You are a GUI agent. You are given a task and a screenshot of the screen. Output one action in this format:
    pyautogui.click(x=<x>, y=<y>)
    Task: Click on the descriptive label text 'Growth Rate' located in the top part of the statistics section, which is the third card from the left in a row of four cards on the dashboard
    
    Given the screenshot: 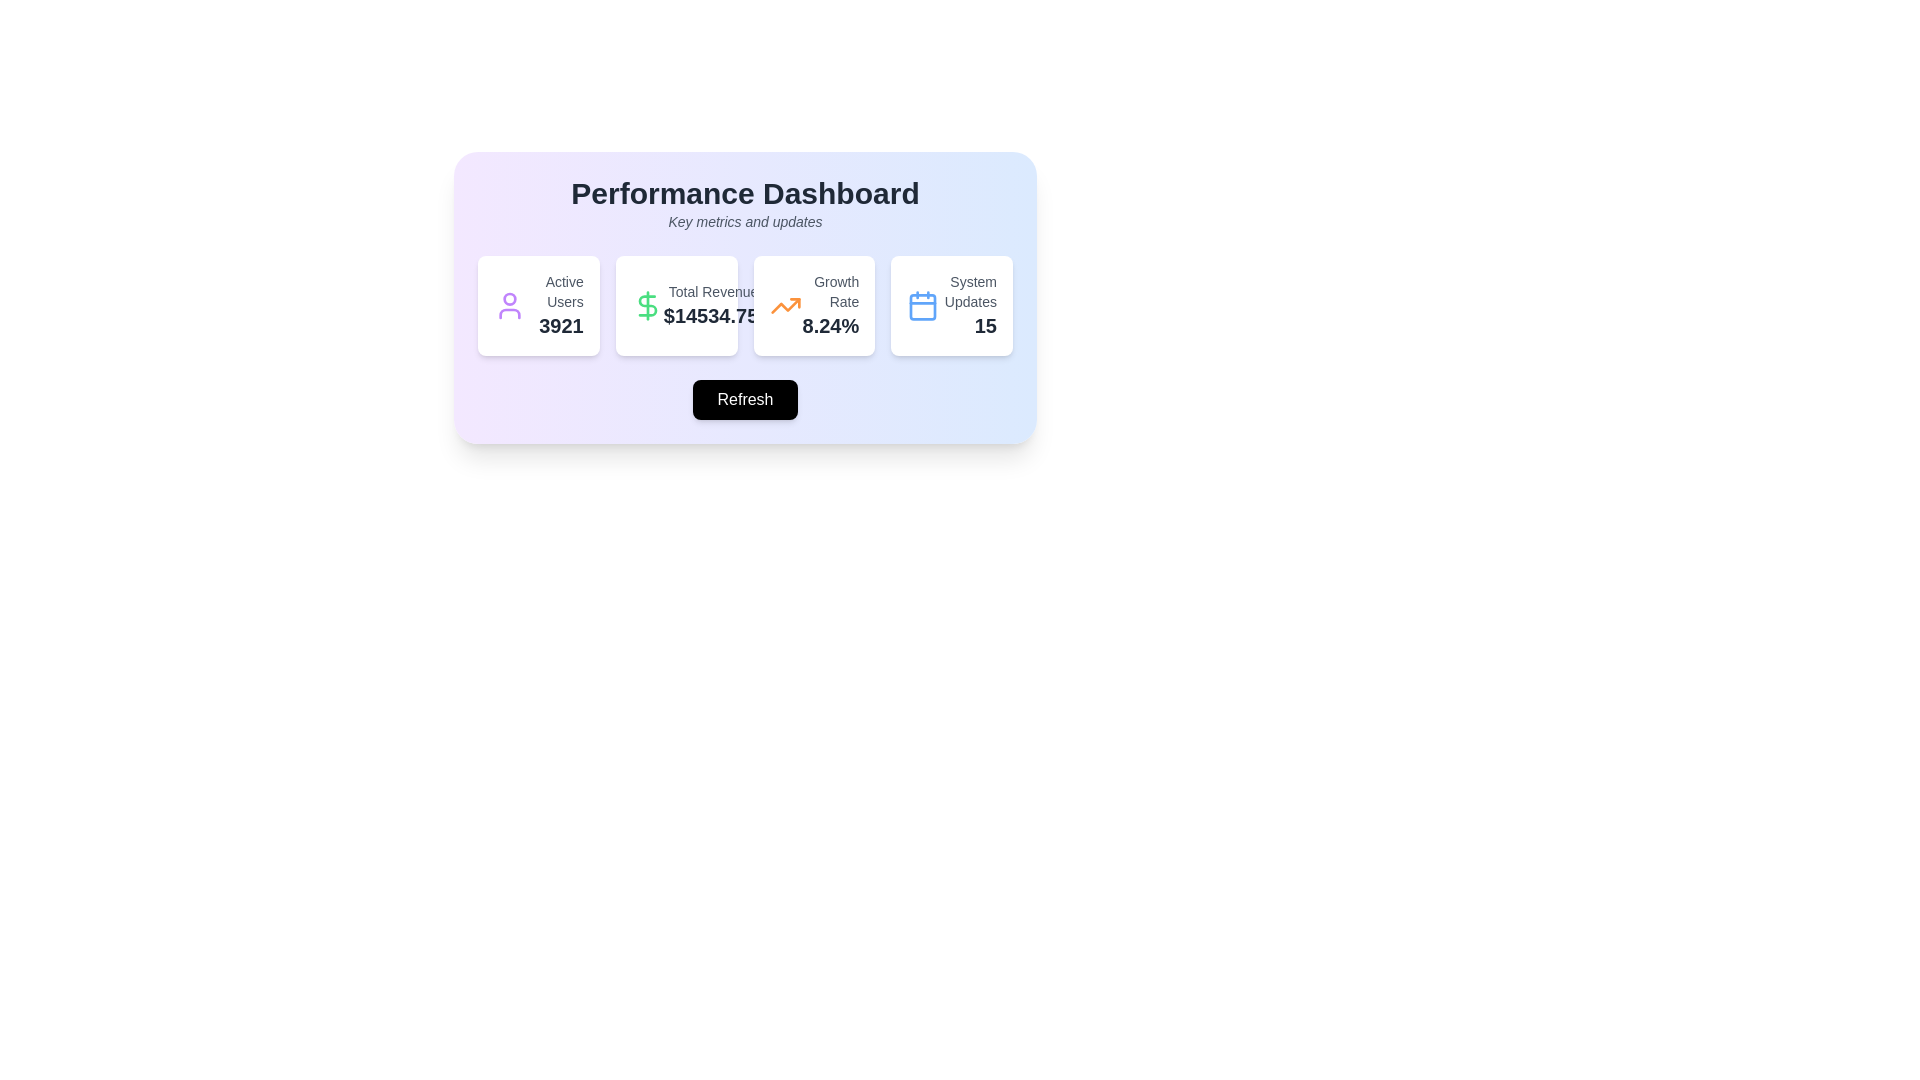 What is the action you would take?
    pyautogui.click(x=830, y=292)
    